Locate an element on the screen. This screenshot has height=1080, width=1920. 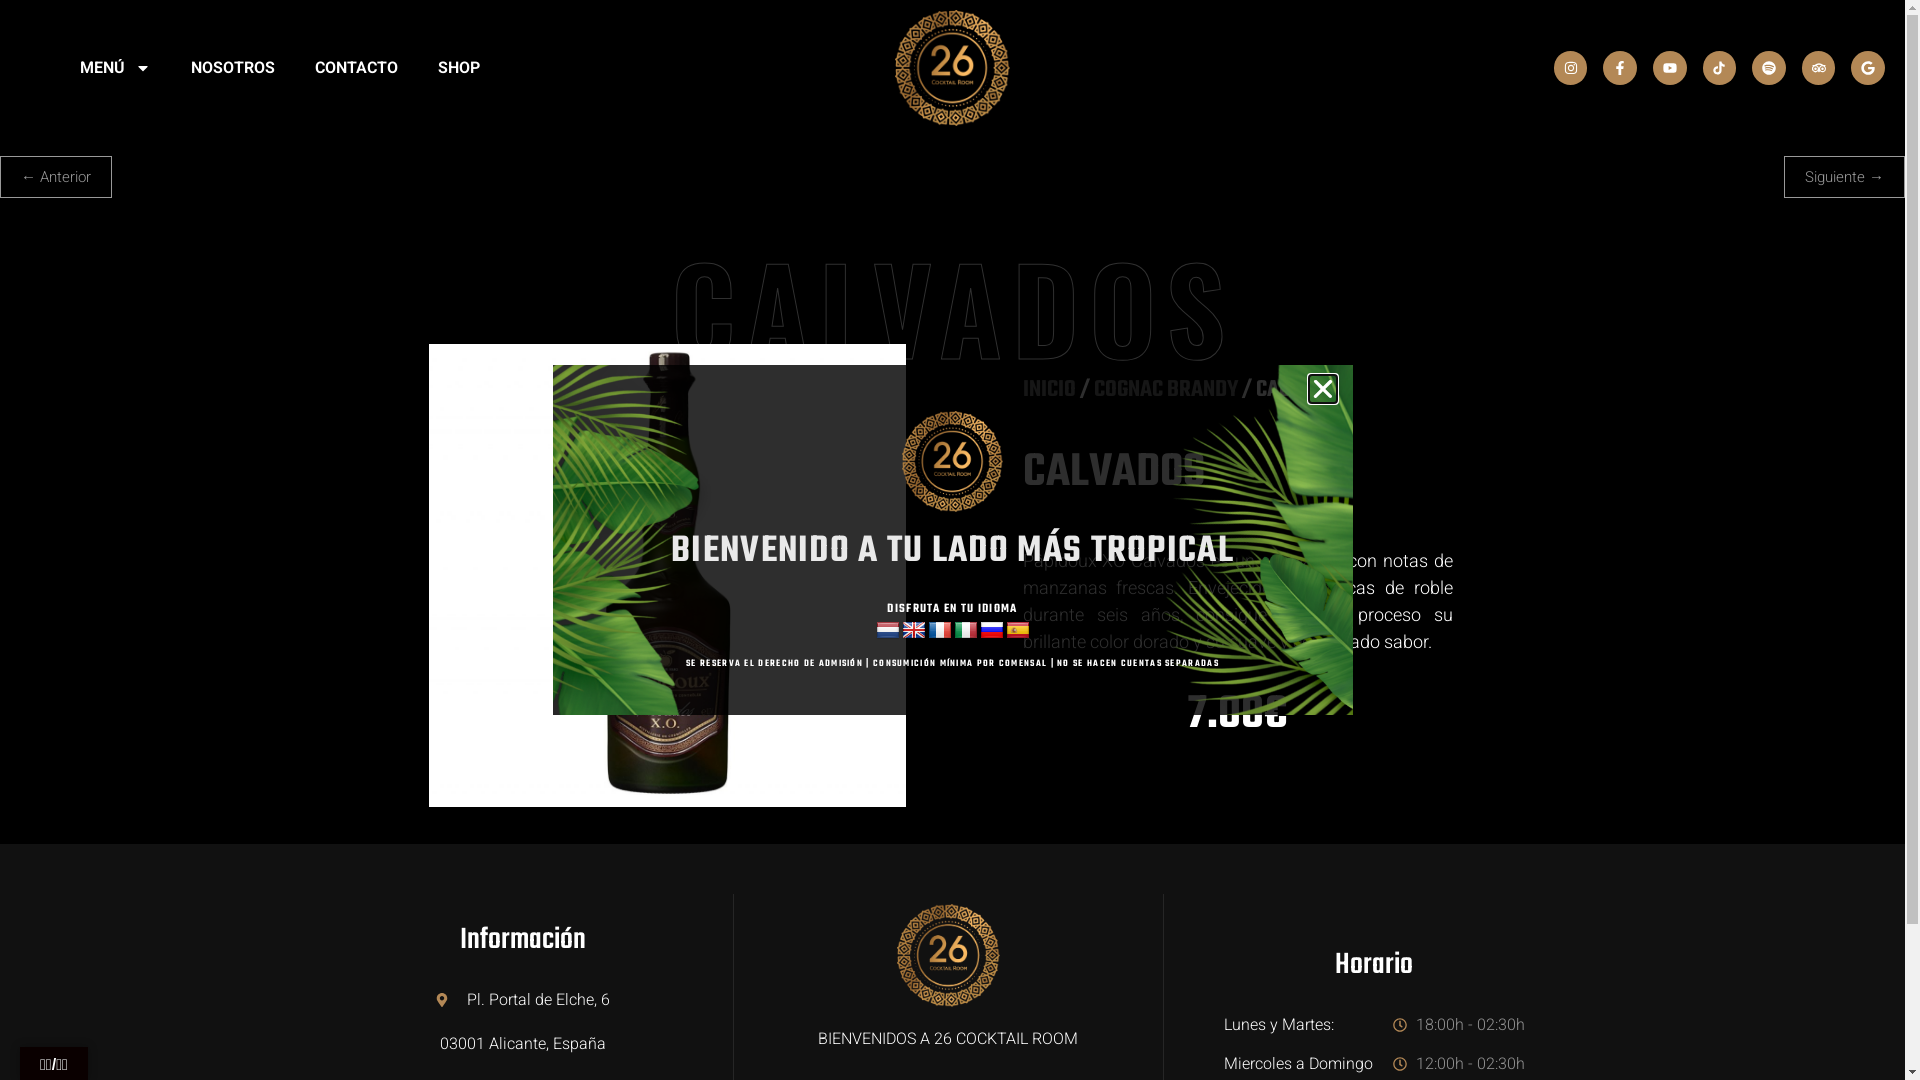
'Russian' is located at coordinates (992, 631).